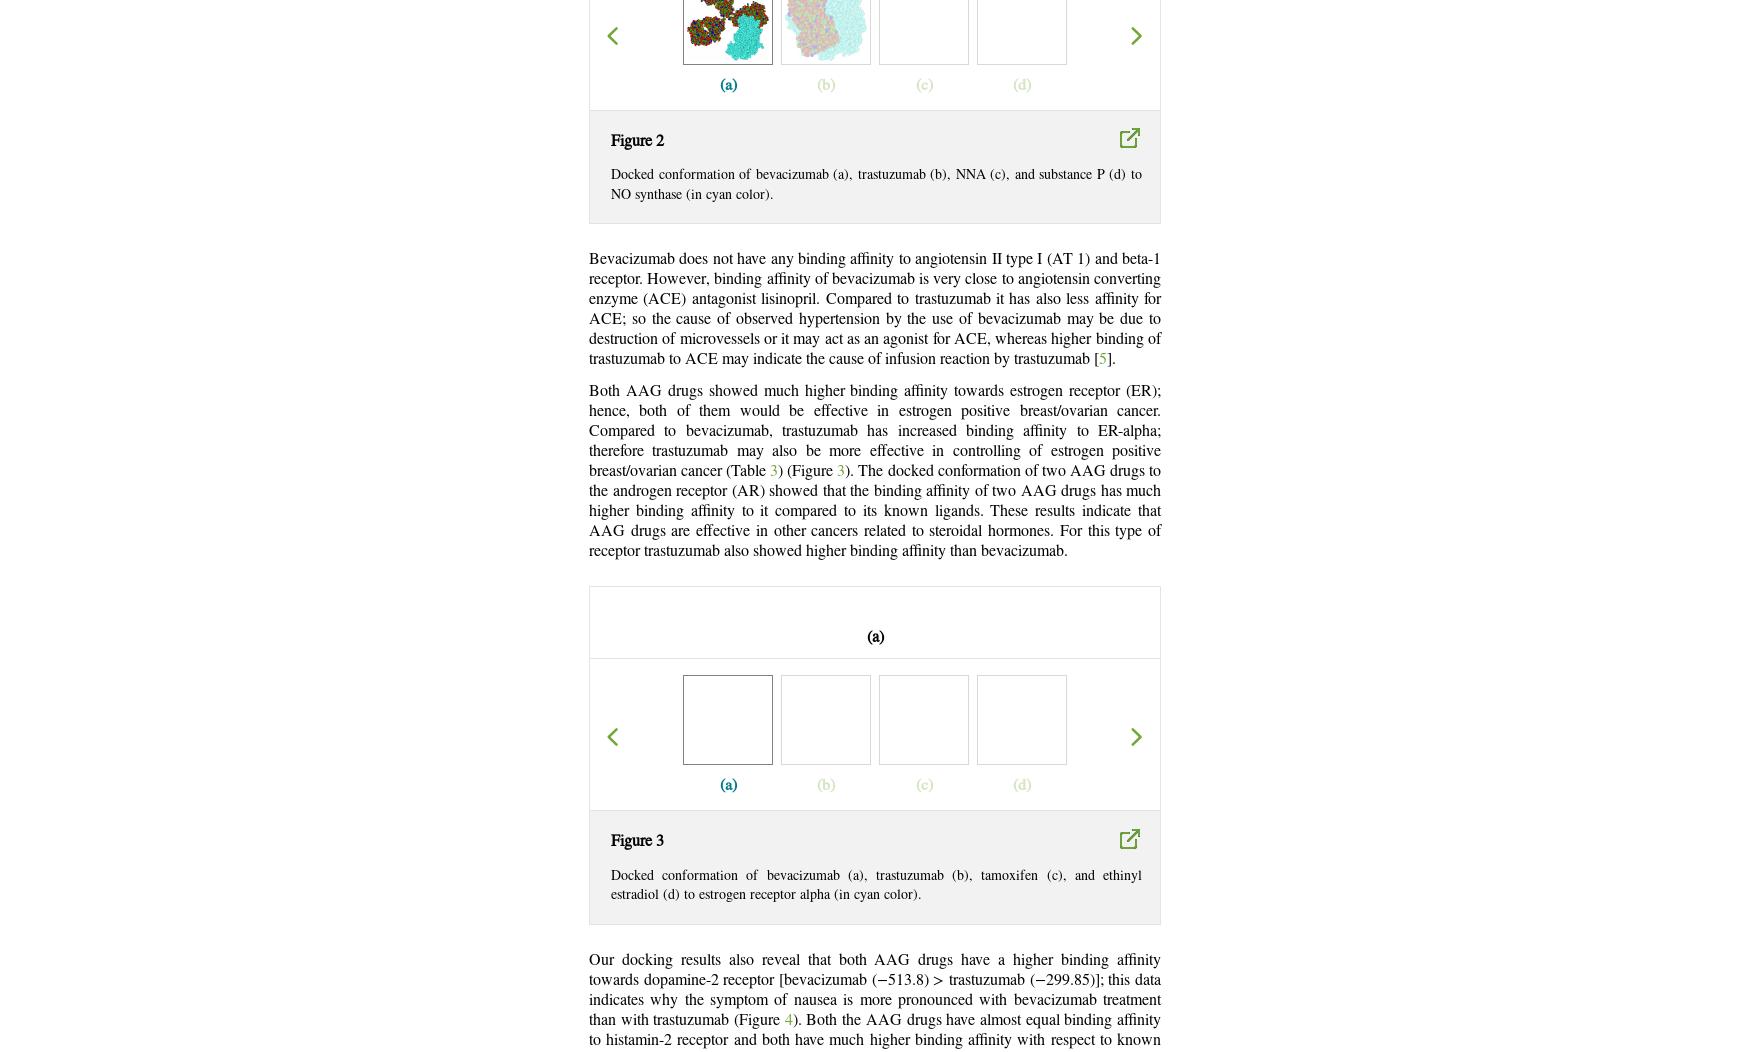  What do you see at coordinates (875, 990) in the screenshot?
I see `'Our docking results also reveal that both AAG drugs have a higher binding affinity towards dopamine-2 receptor [bevacizumab (−513.8) > trastuzumab (−299.85)]; this data indicates why the symptom of nausea is more pronounced with bevacizumab treatment than with trastuzumab (Figure'` at bounding box center [875, 990].